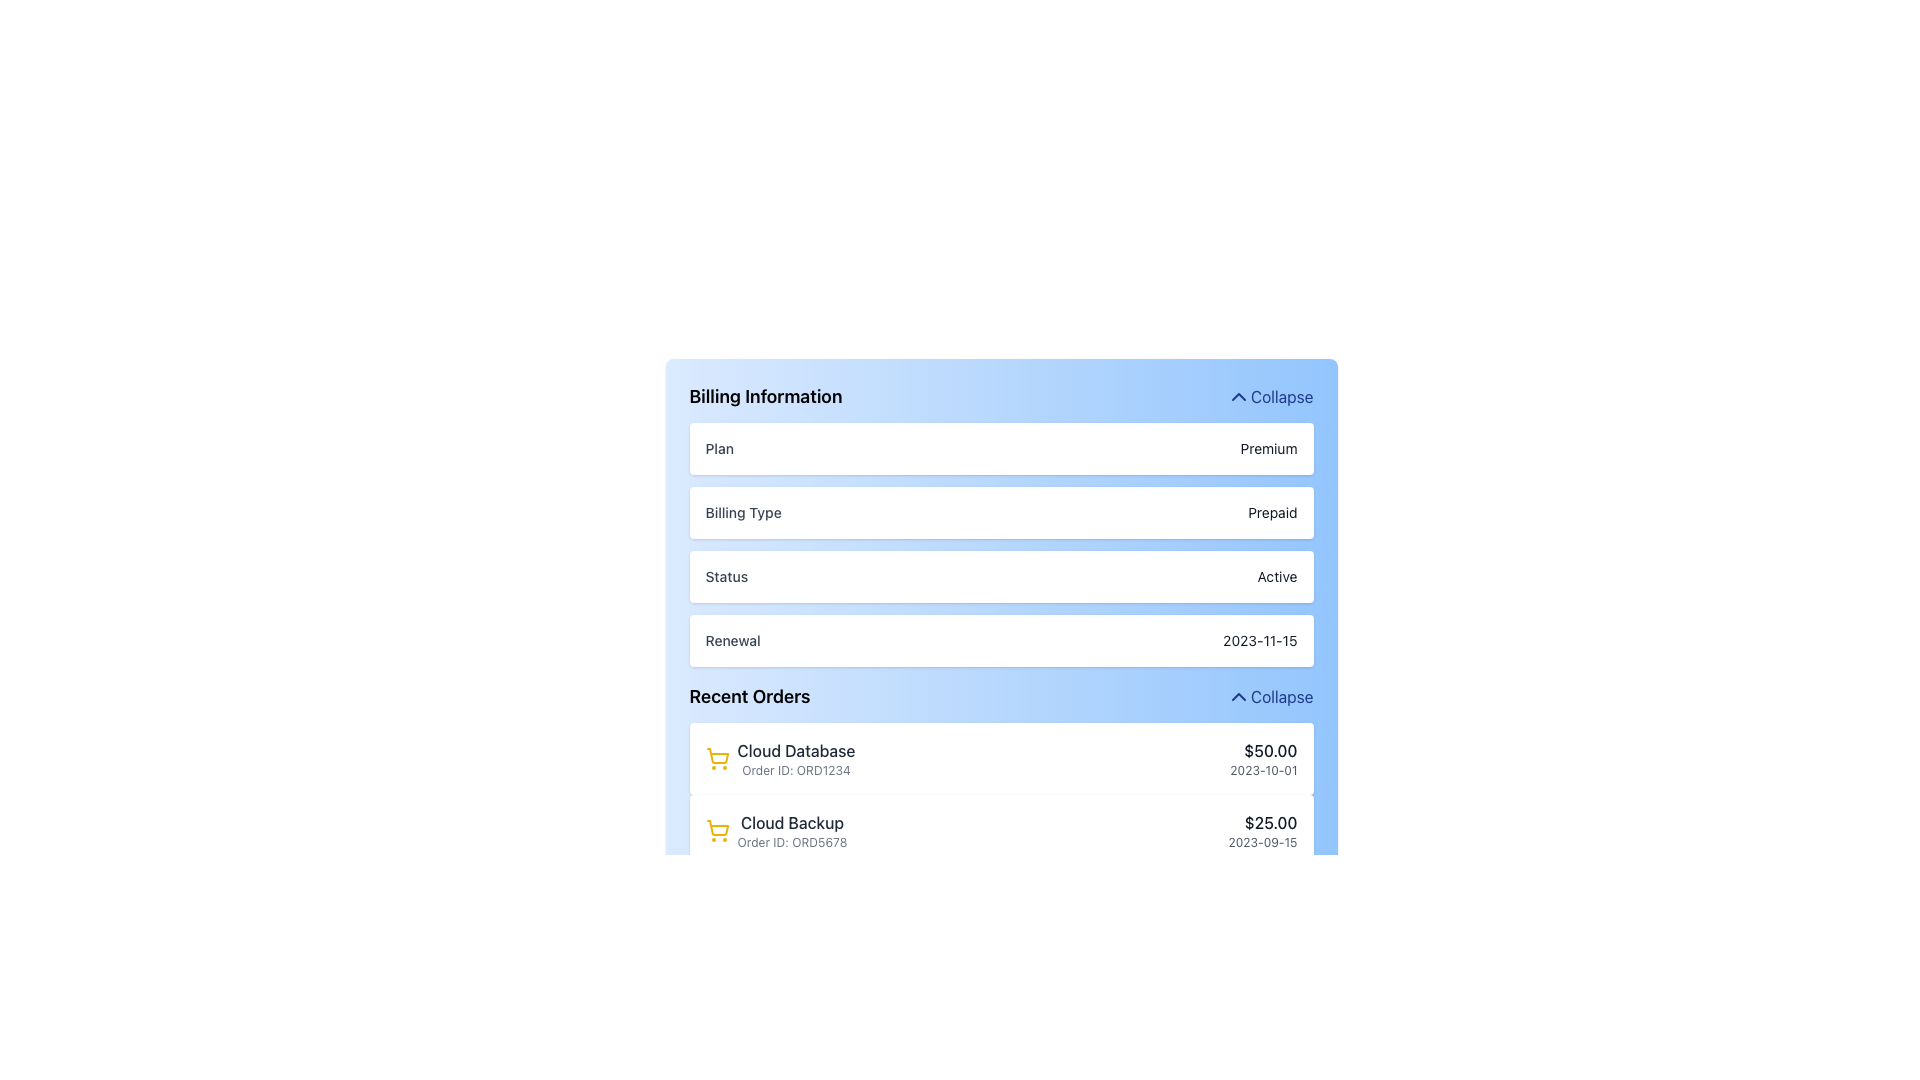  I want to click on the Information display panel for the recent order summary located in the 'Recent Orders' section under 'Billing Information', so click(1001, 759).